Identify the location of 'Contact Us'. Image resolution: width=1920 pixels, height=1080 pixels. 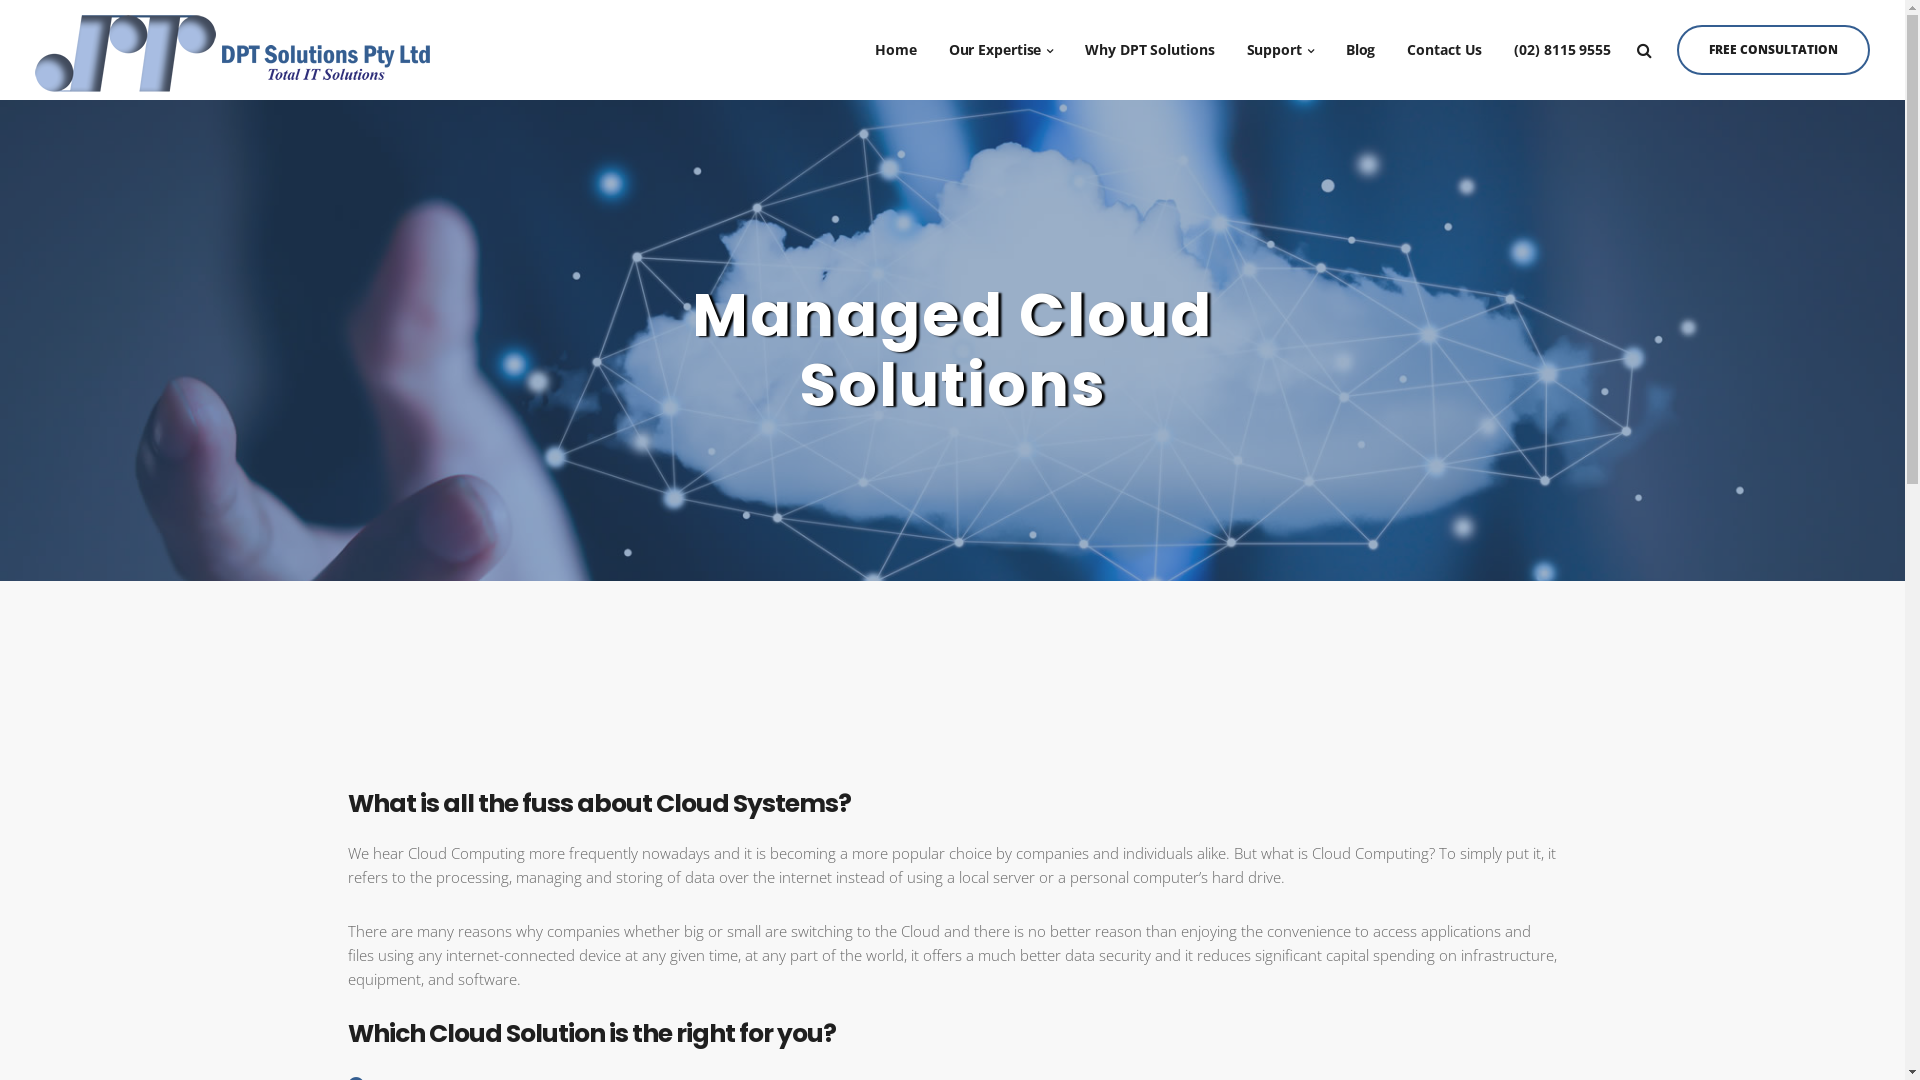
(1444, 49).